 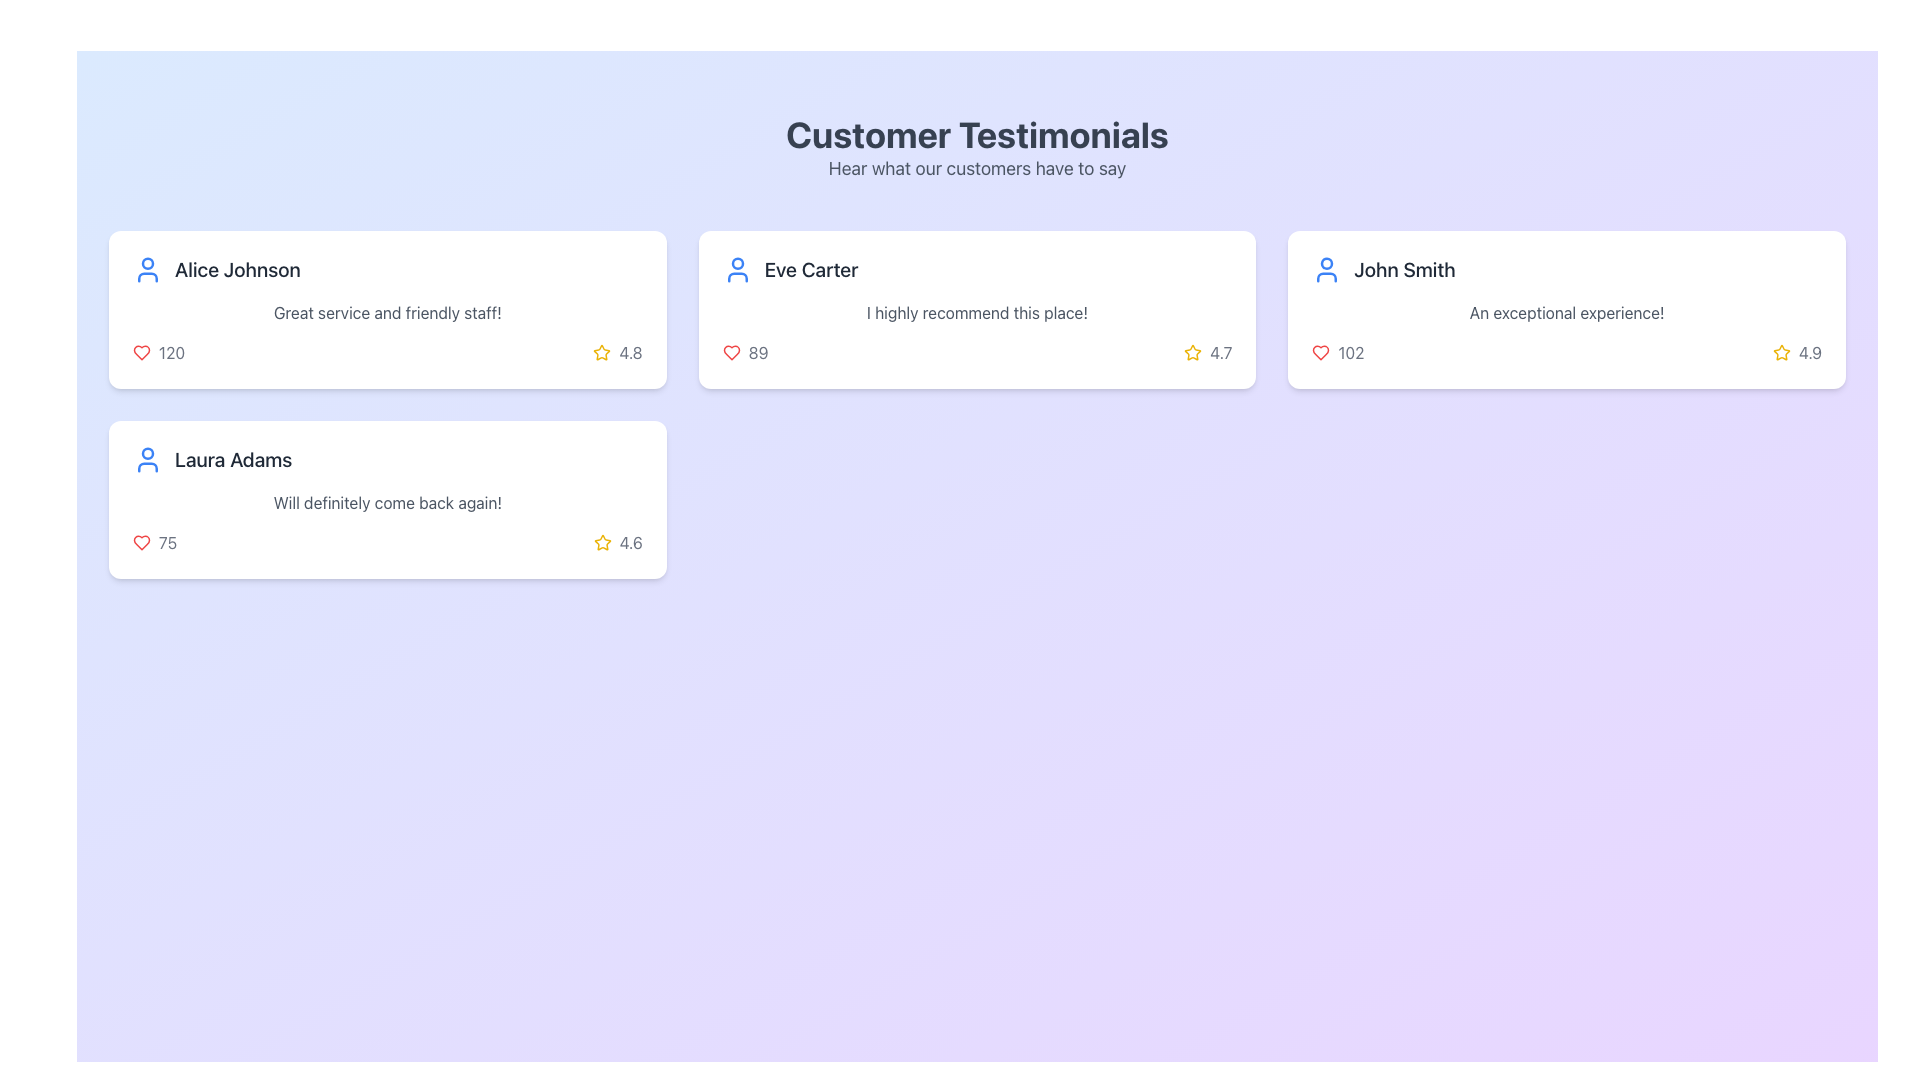 What do you see at coordinates (1797, 352) in the screenshot?
I see `rating display element featuring a yellow star icon and the numeric value '4.9' located at the bottom-right corner of the review card by 'John Smith'` at bounding box center [1797, 352].